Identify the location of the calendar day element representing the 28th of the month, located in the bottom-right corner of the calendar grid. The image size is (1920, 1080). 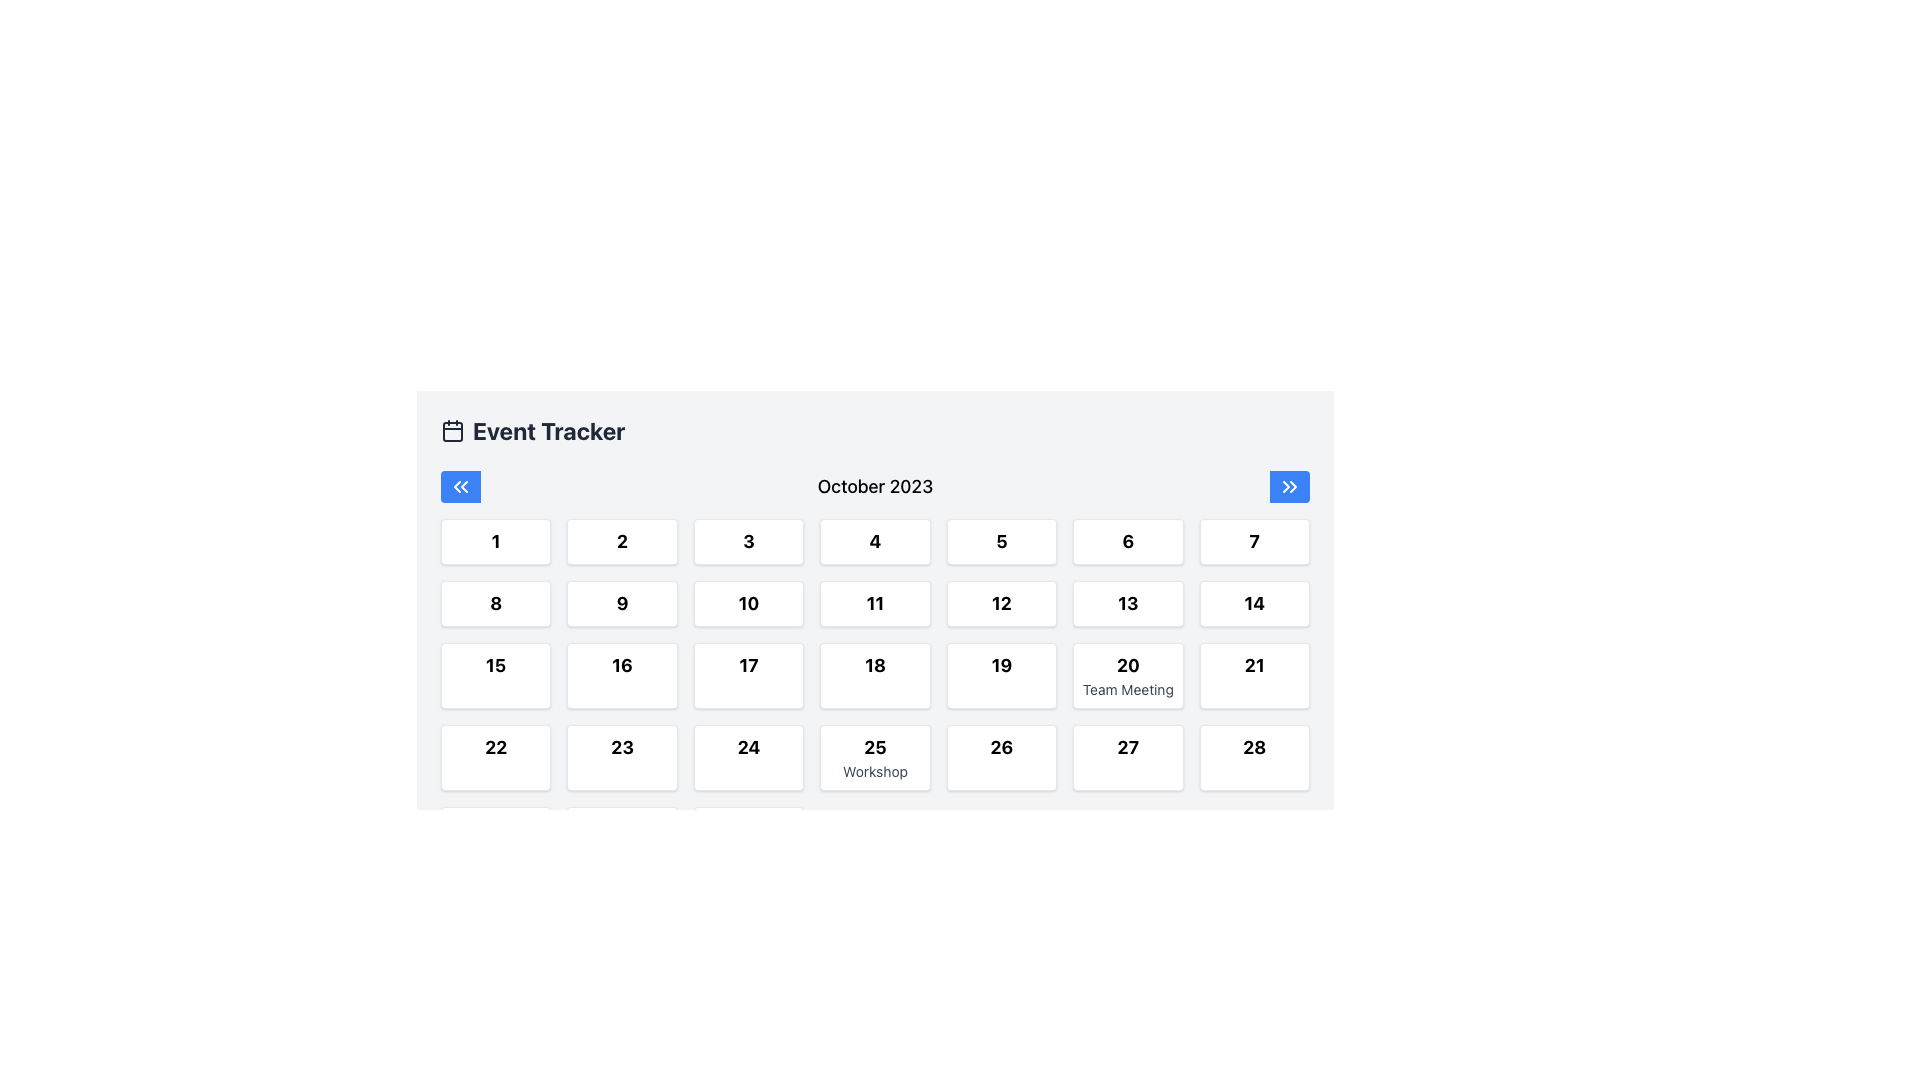
(1253, 758).